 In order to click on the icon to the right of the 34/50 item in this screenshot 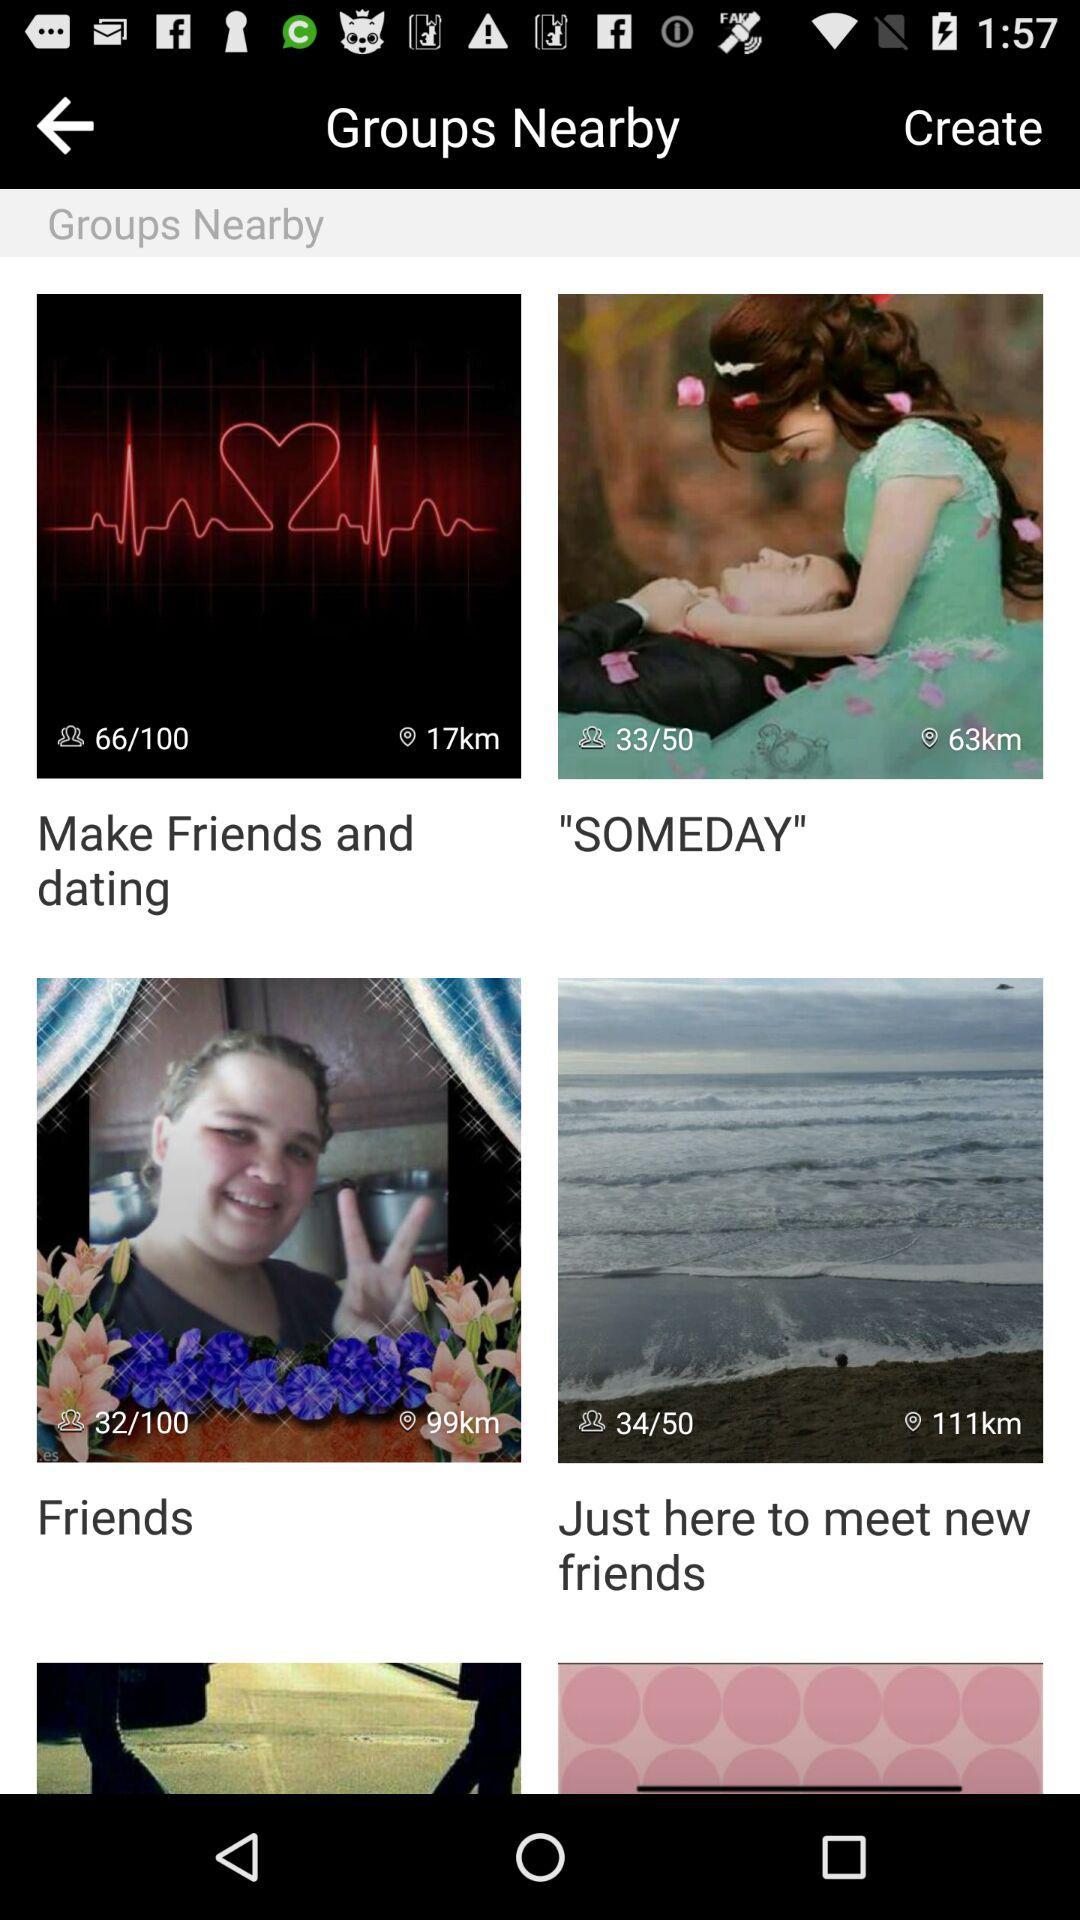, I will do `click(962, 1420)`.